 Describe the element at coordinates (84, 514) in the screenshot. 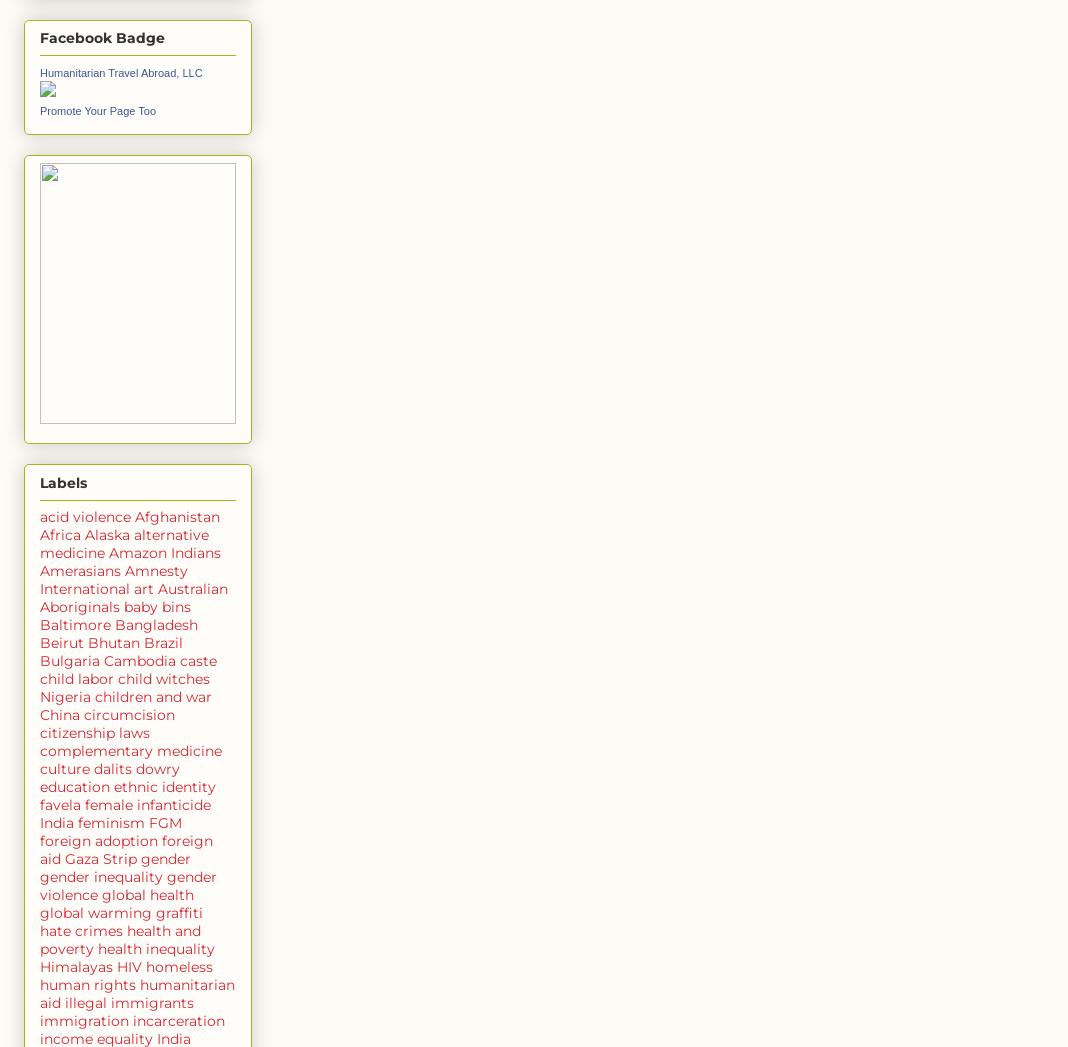

I see `'acid violence'` at that location.